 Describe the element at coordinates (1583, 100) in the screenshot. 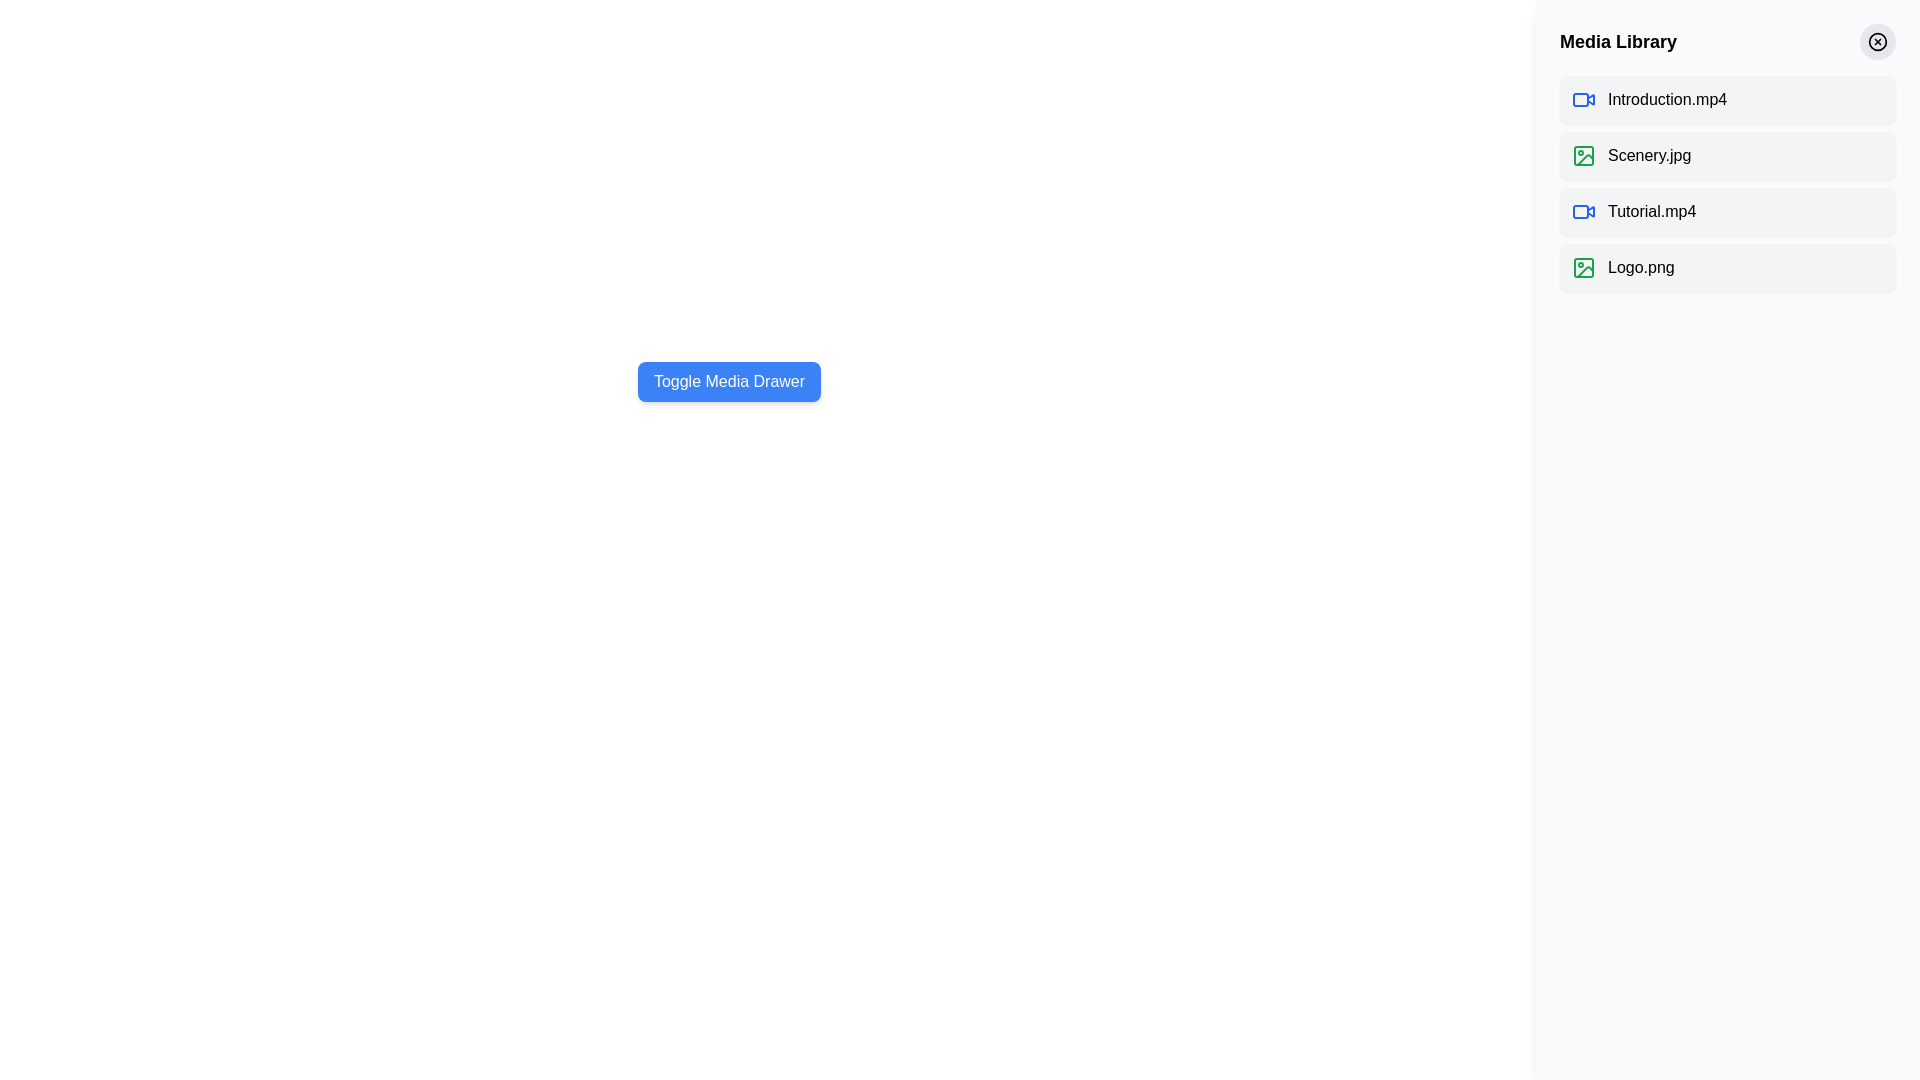

I see `the video icon with a blue outline next to the text 'Introduction.mp4' in the Media Library` at that location.